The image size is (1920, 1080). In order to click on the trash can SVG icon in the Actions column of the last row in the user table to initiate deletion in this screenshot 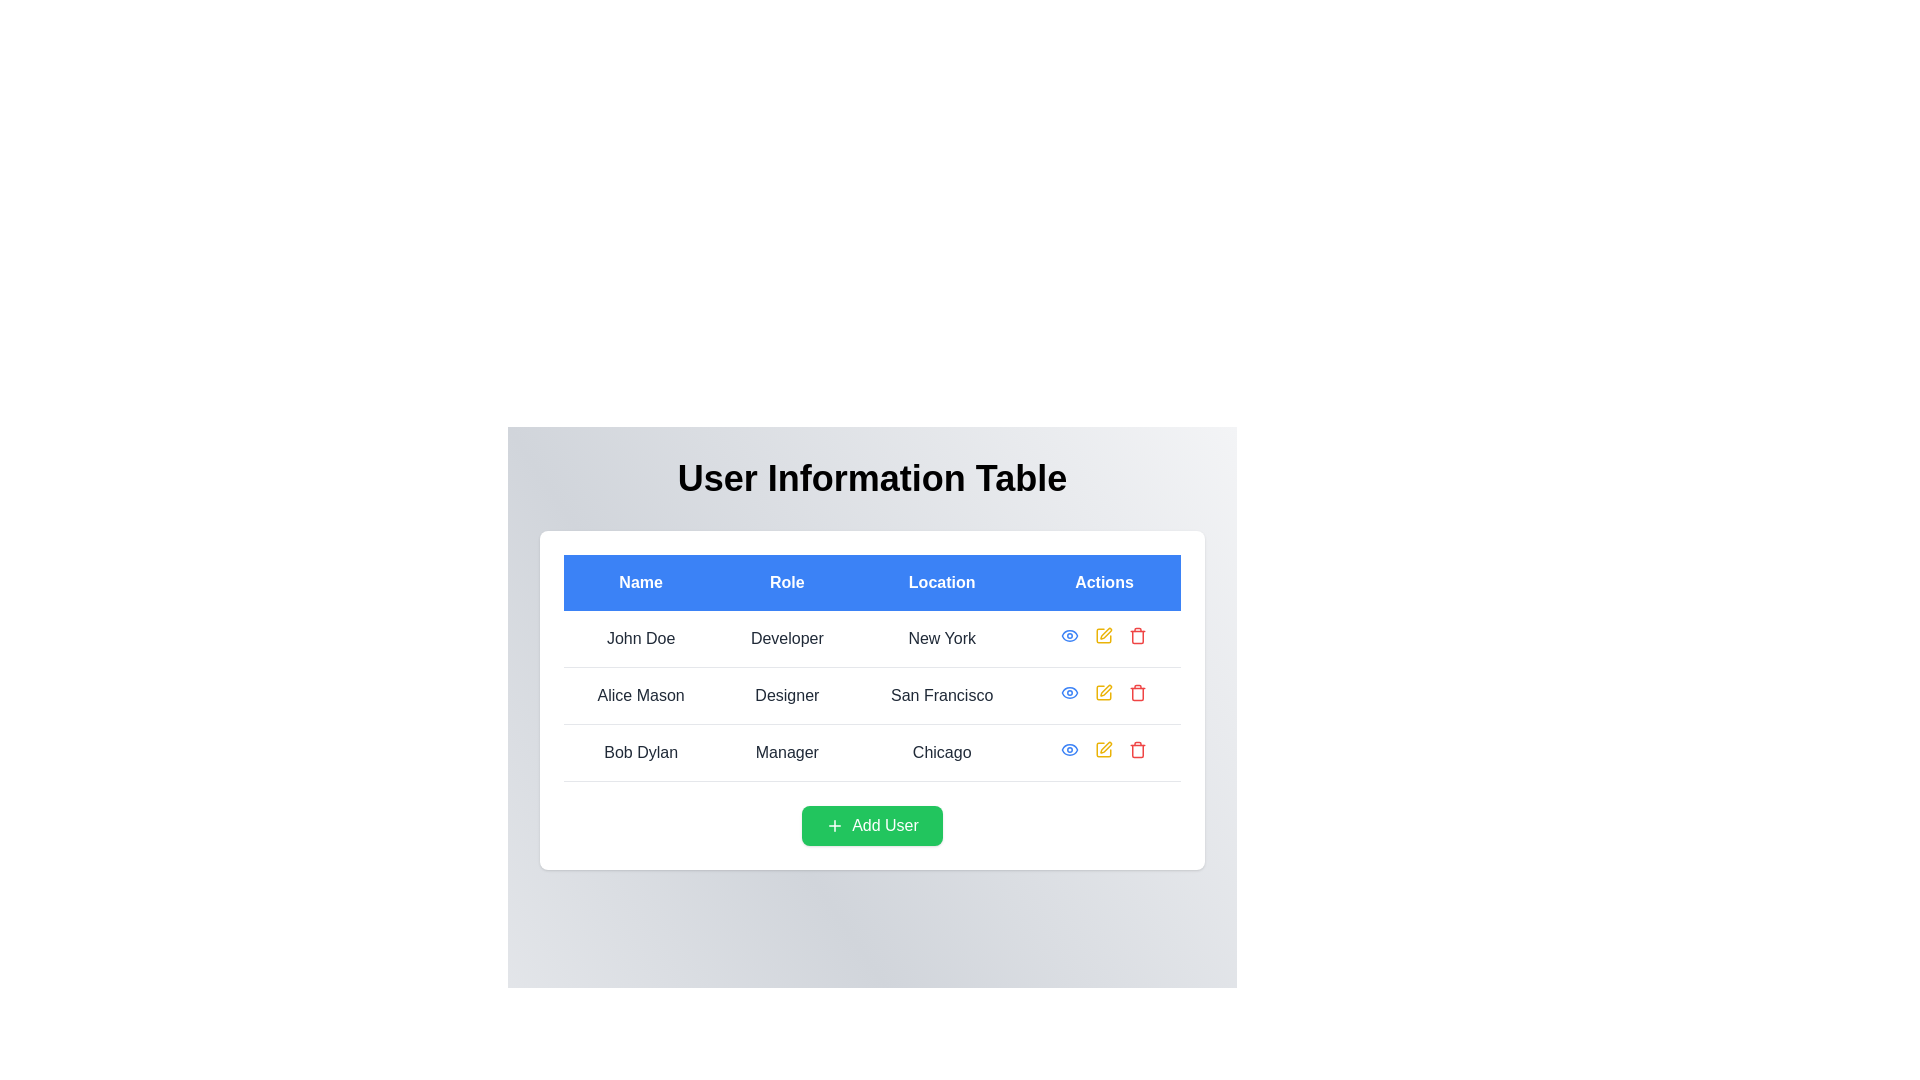, I will do `click(1138, 751)`.